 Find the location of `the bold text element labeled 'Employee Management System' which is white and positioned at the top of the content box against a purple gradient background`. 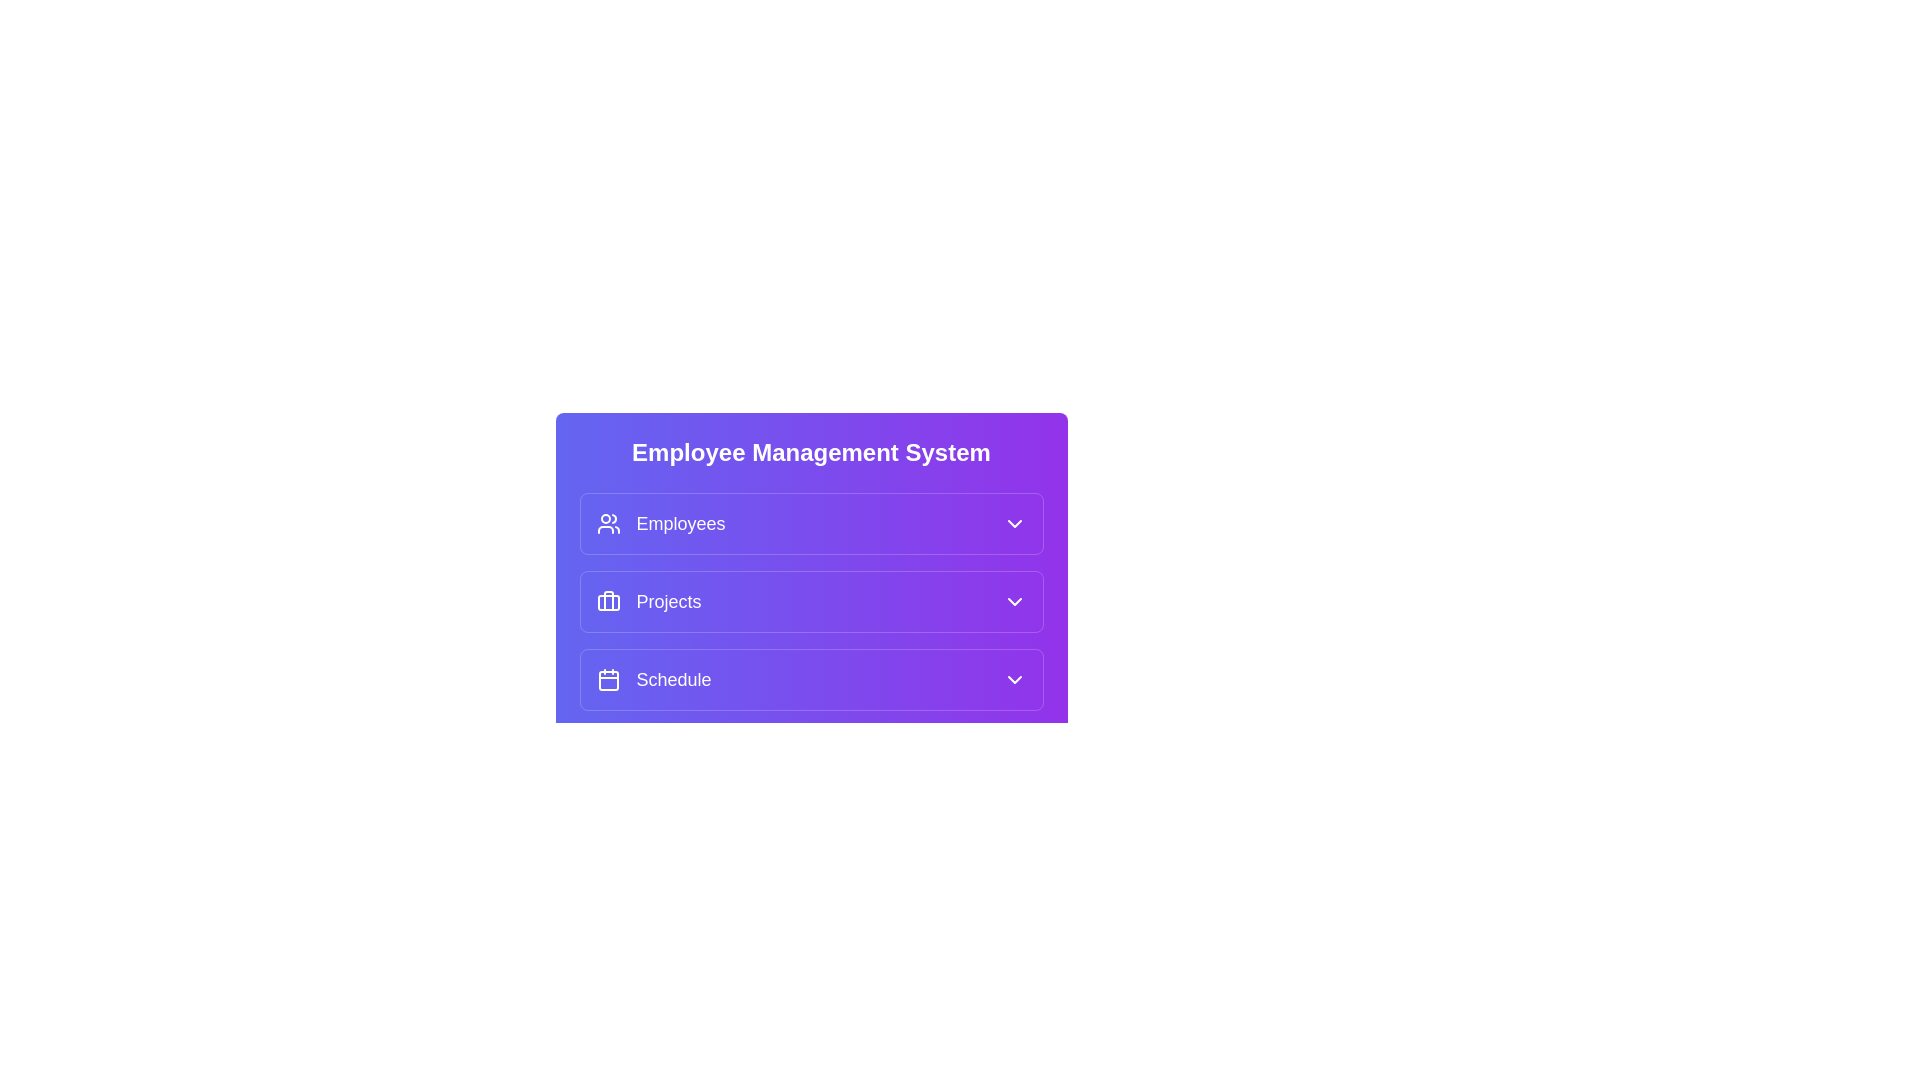

the bold text element labeled 'Employee Management System' which is white and positioned at the top of the content box against a purple gradient background is located at coordinates (811, 452).